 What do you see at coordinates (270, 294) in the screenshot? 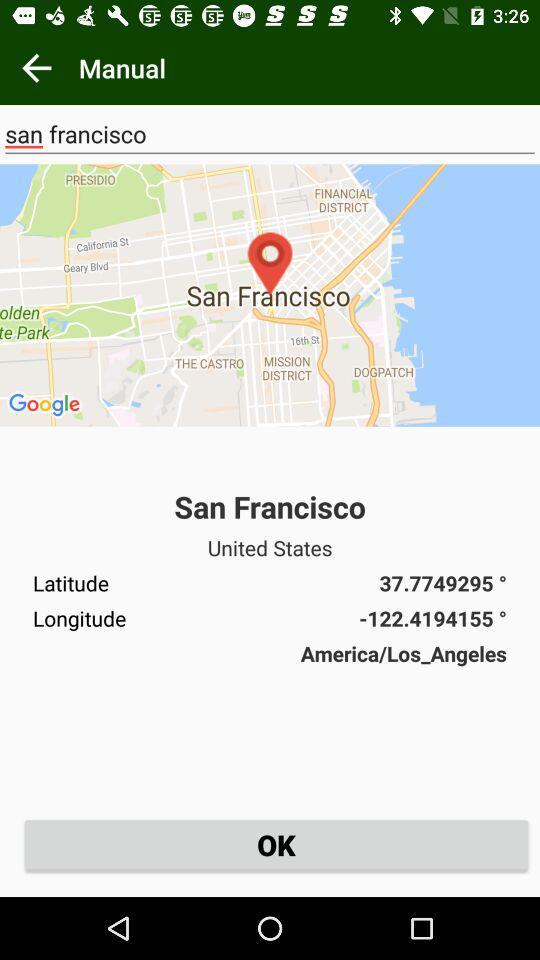
I see `the item above san francisco item` at bounding box center [270, 294].